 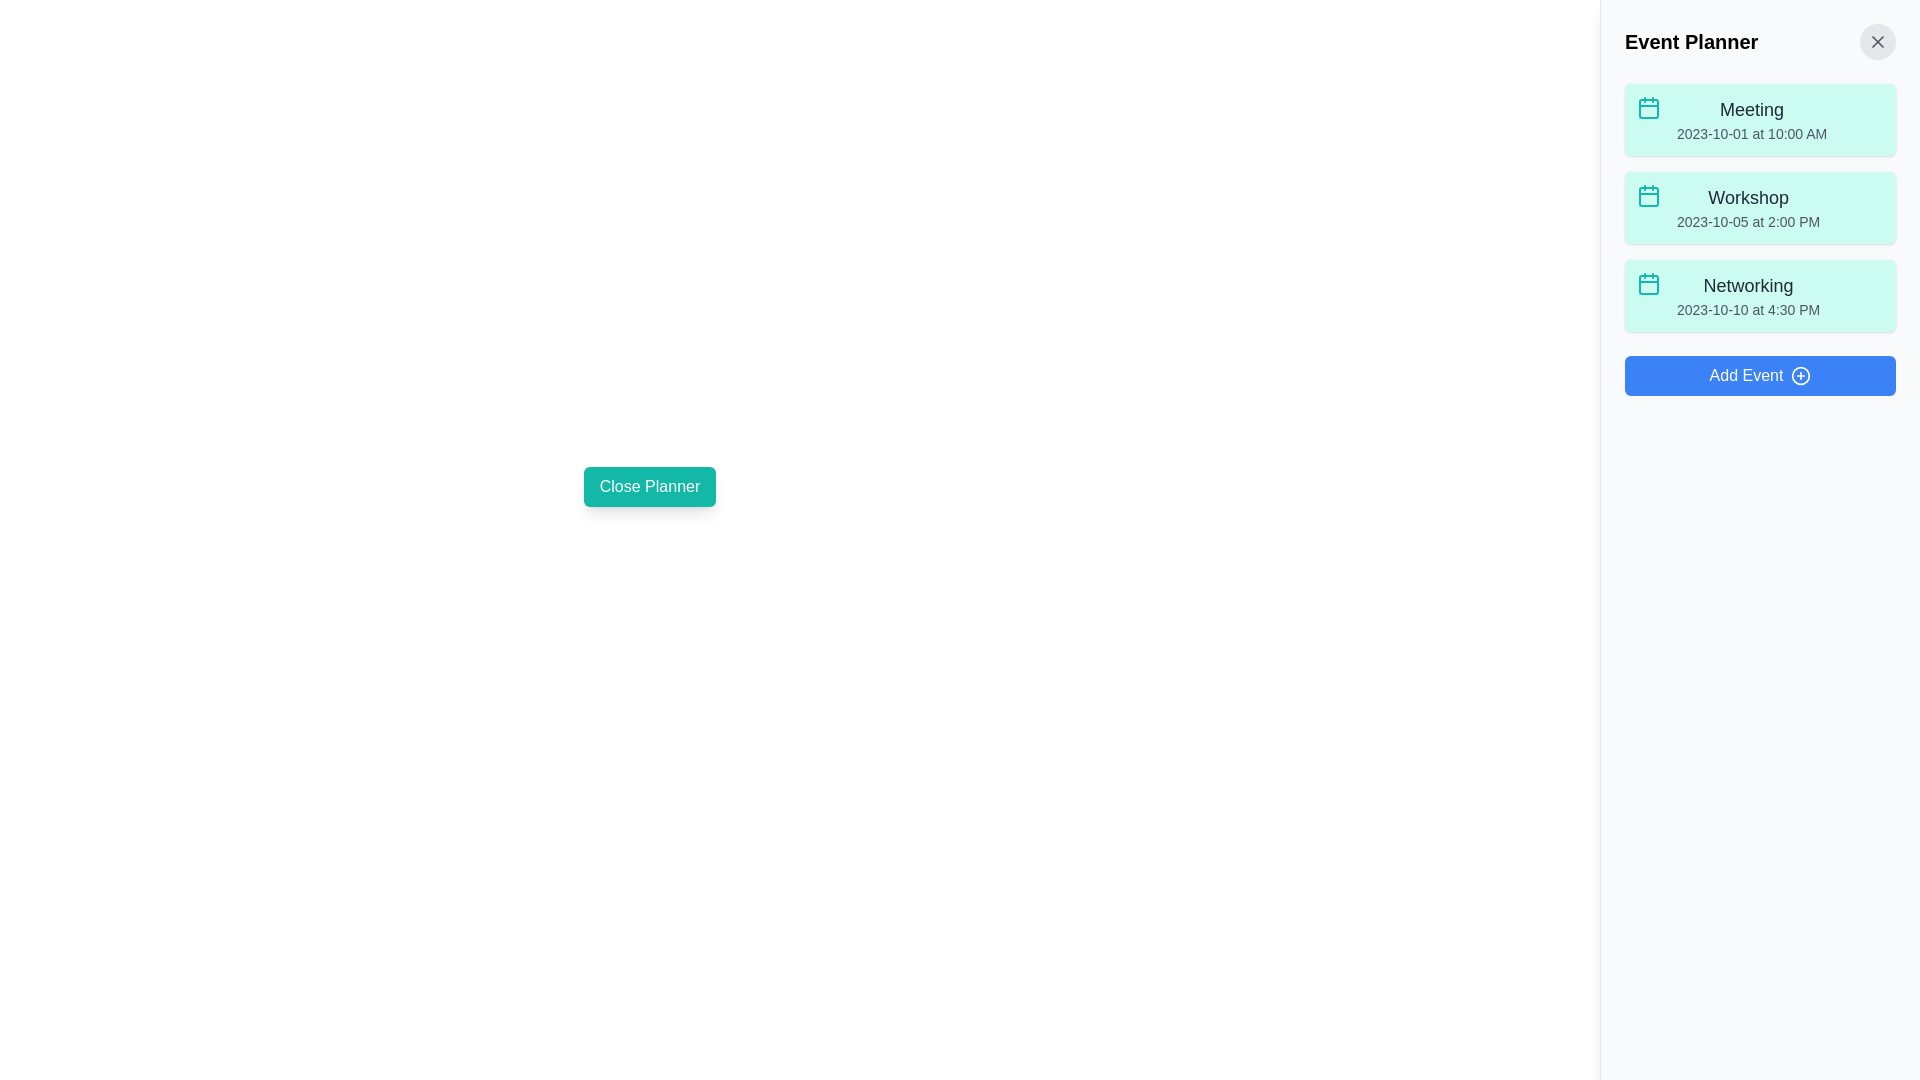 I want to click on the static text element that serves as the title 'Event Planner' located at the top of the sidebar on the right-hand side of the interface, so click(x=1690, y=42).